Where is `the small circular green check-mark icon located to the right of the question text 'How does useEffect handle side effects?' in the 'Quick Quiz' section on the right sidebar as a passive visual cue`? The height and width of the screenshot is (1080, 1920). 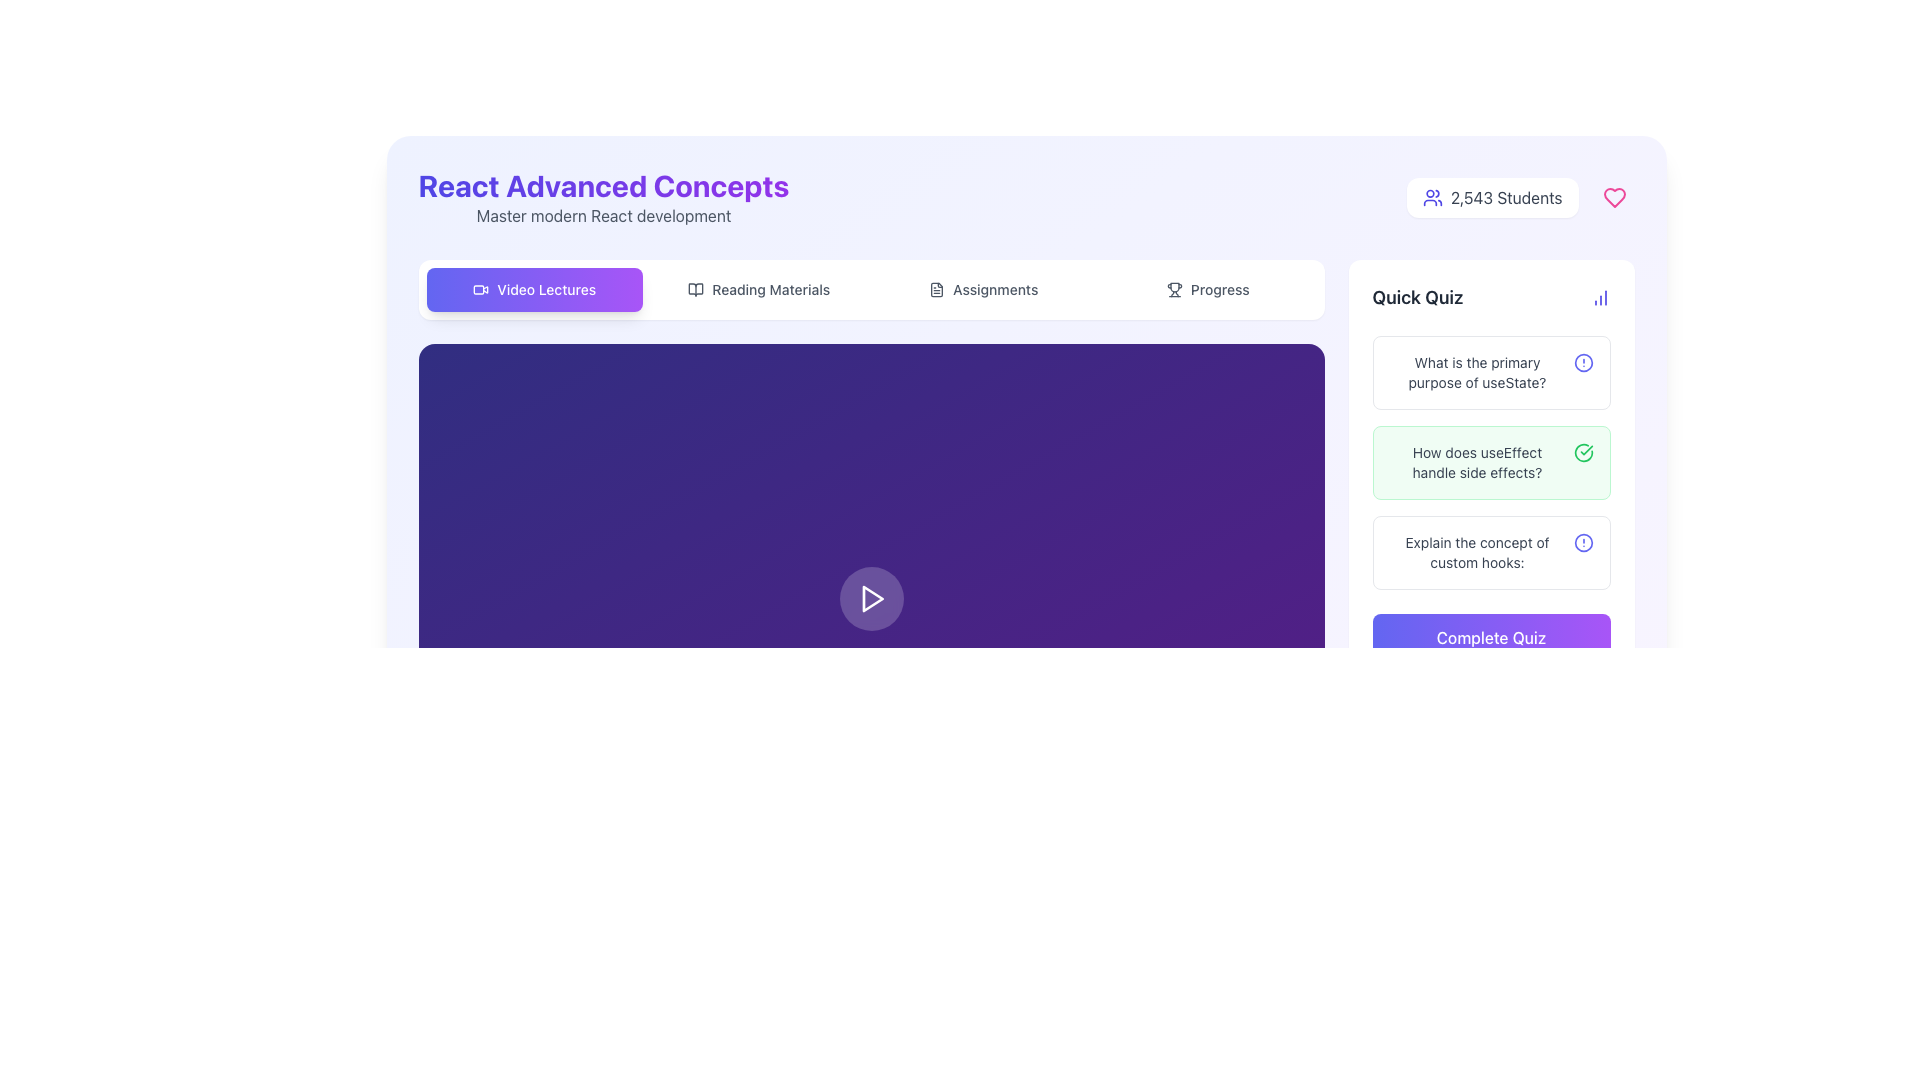 the small circular green check-mark icon located to the right of the question text 'How does useEffect handle side effects?' in the 'Quick Quiz' section on the right sidebar as a passive visual cue is located at coordinates (1582, 452).